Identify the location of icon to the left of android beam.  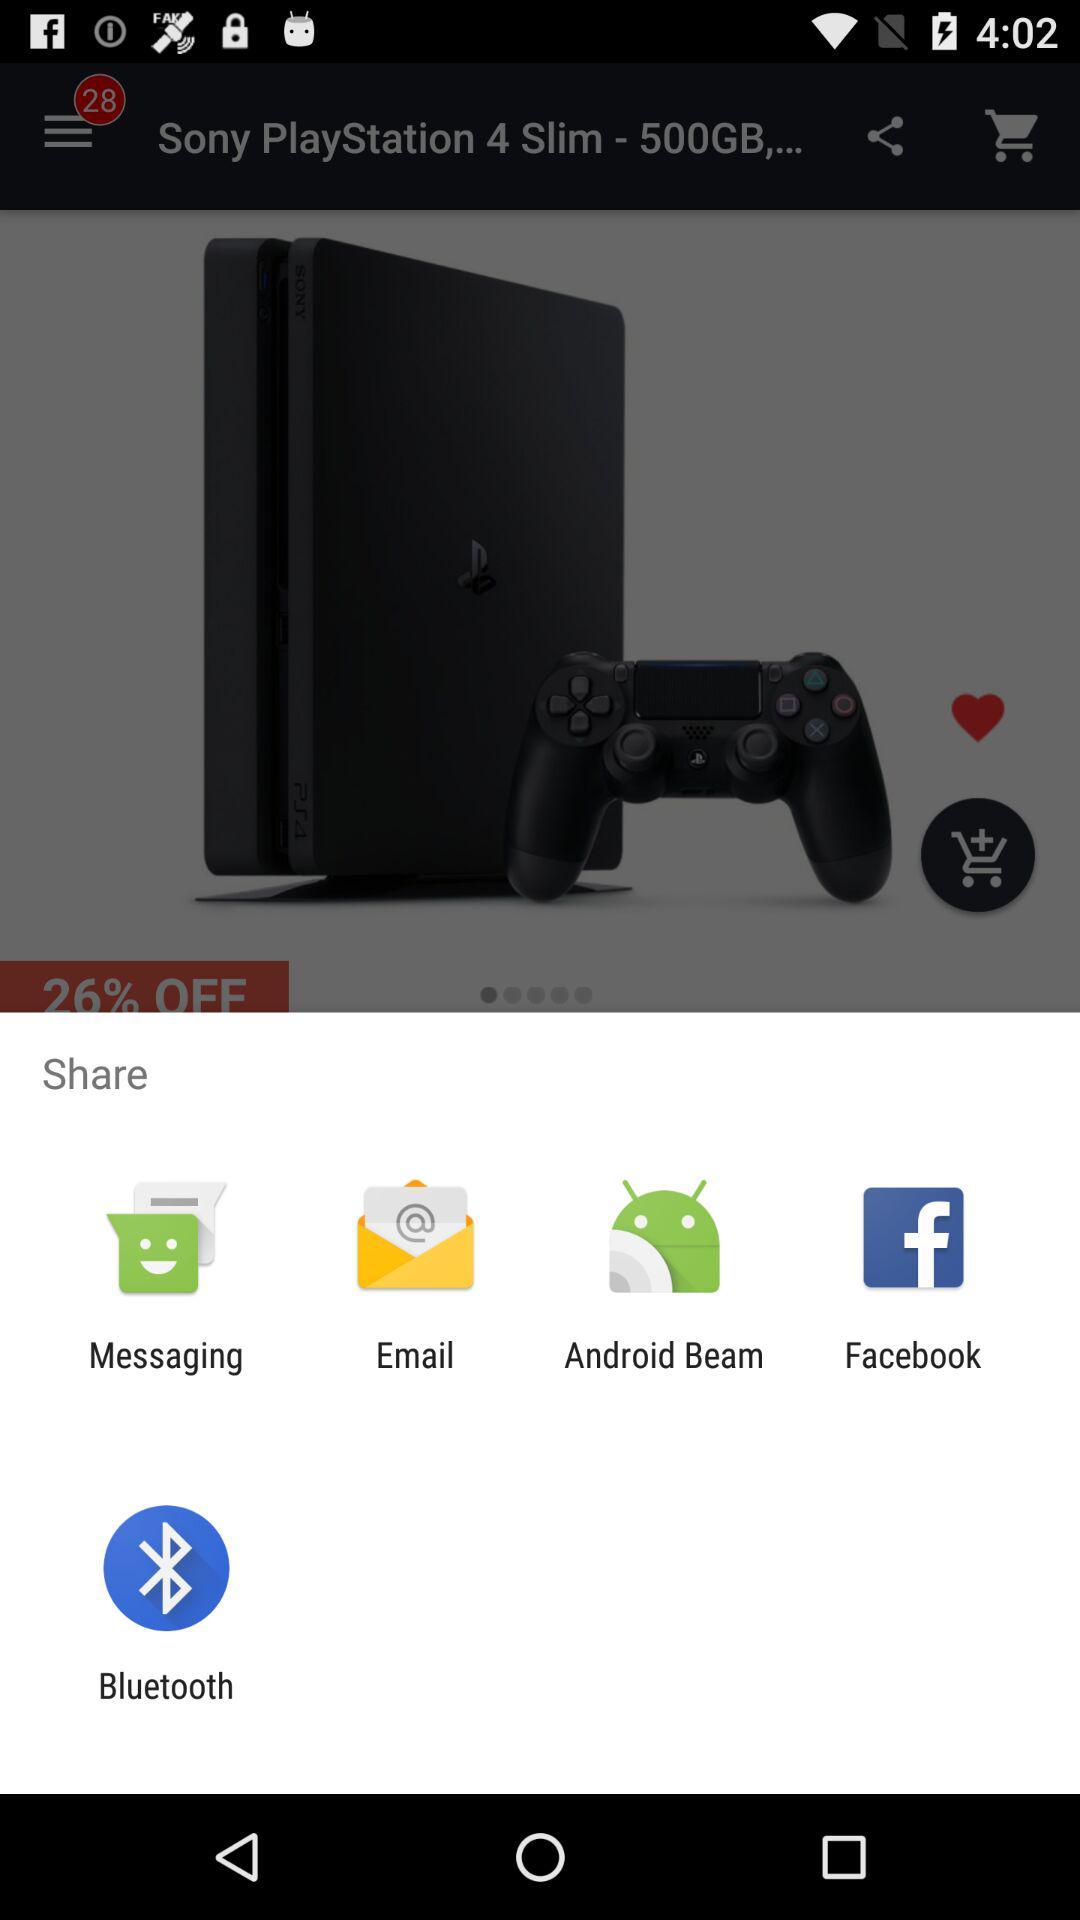
(414, 1374).